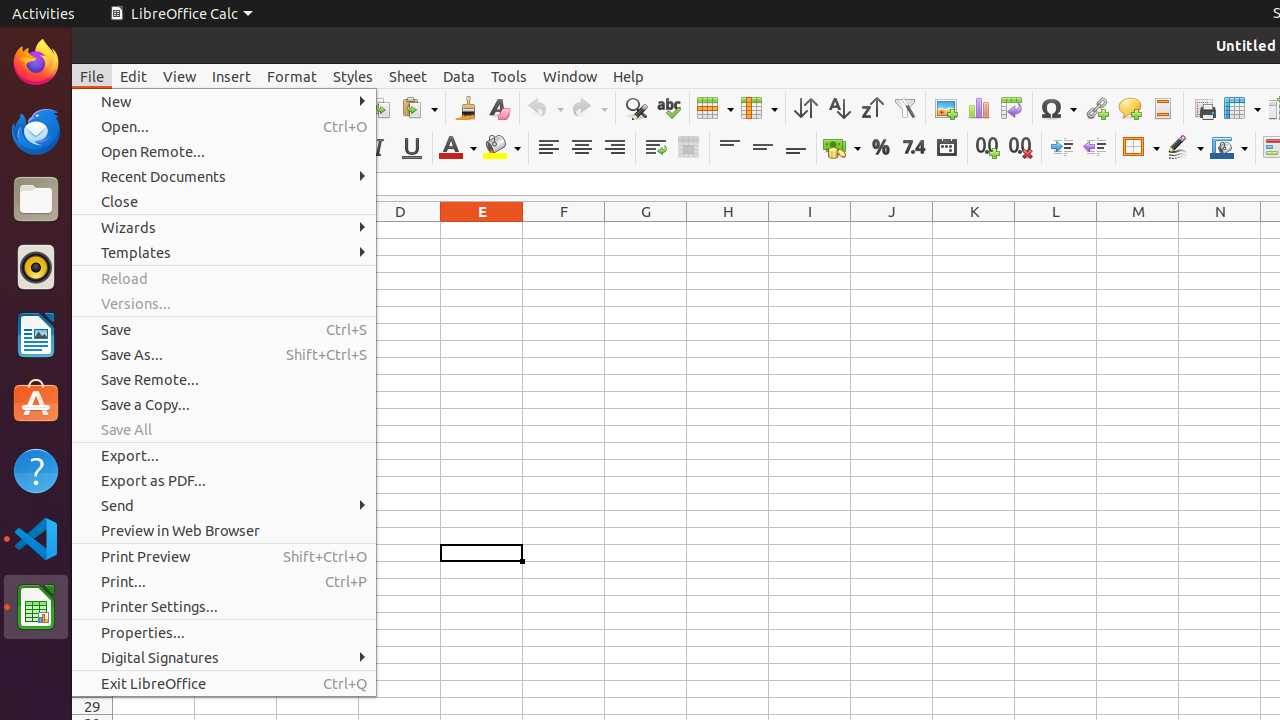 Image resolution: width=1280 pixels, height=720 pixels. What do you see at coordinates (509, 75) in the screenshot?
I see `'Tools'` at bounding box center [509, 75].